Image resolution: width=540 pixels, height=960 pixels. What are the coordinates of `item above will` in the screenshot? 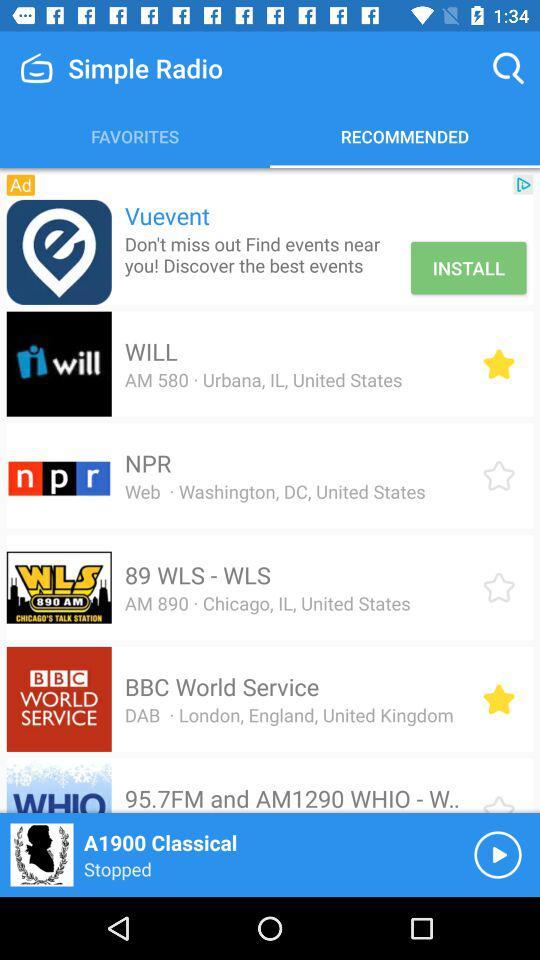 It's located at (264, 253).